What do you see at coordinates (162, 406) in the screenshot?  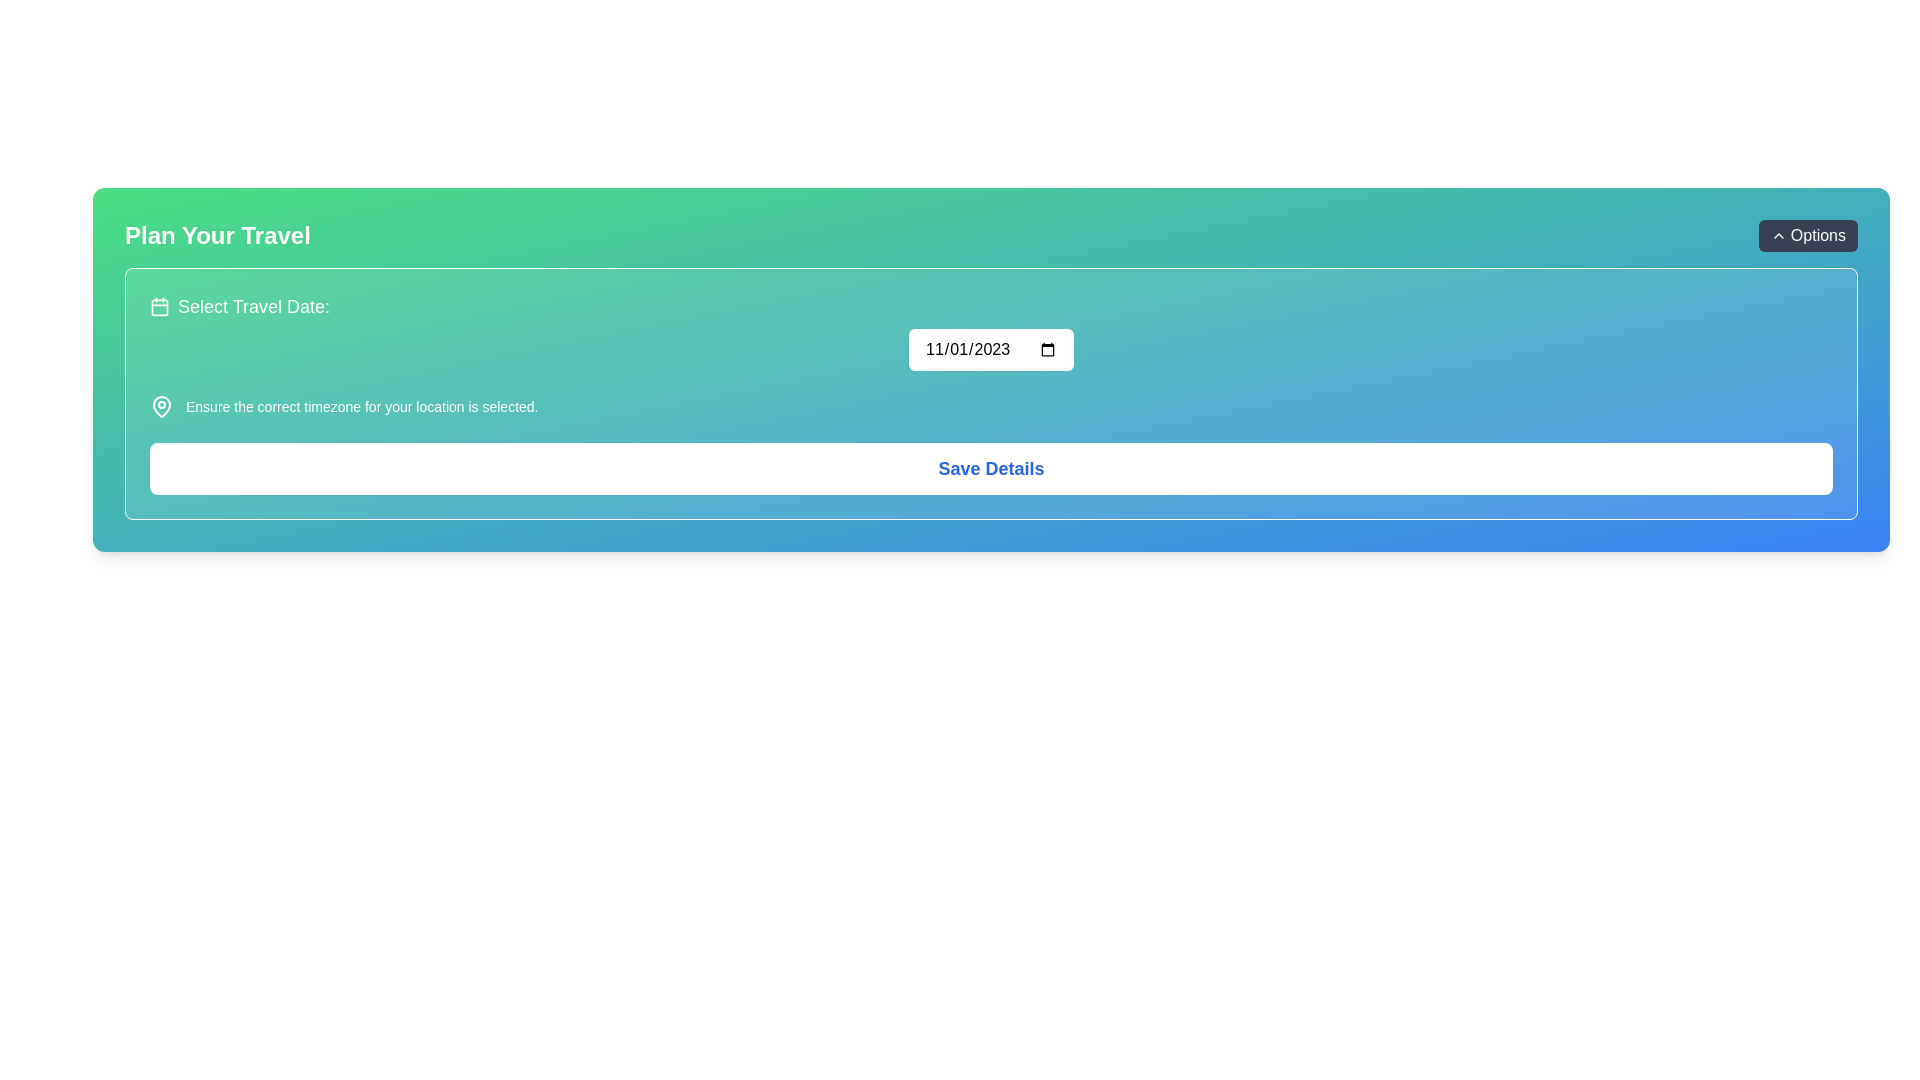 I see `the map indicator icon located to the left of the text label in the 'Ensure the correct timezone for your location is selected.' section` at bounding box center [162, 406].